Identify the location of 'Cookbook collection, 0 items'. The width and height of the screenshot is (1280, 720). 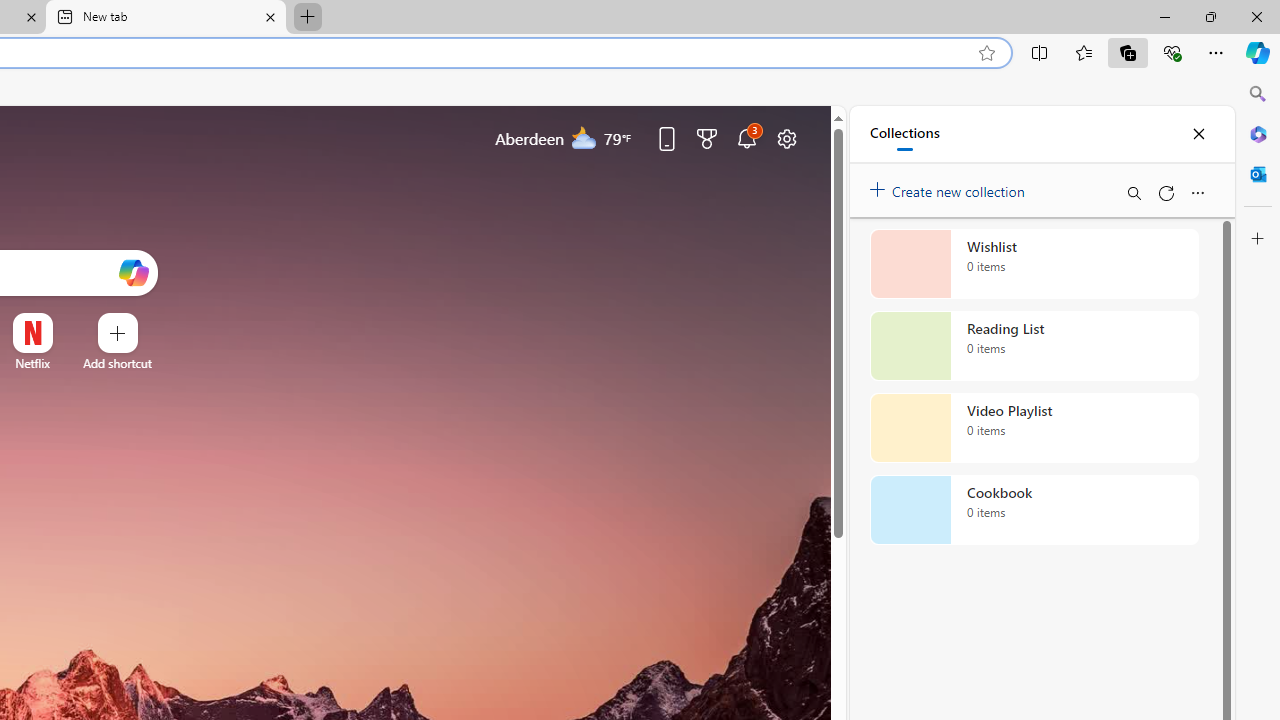
(1034, 509).